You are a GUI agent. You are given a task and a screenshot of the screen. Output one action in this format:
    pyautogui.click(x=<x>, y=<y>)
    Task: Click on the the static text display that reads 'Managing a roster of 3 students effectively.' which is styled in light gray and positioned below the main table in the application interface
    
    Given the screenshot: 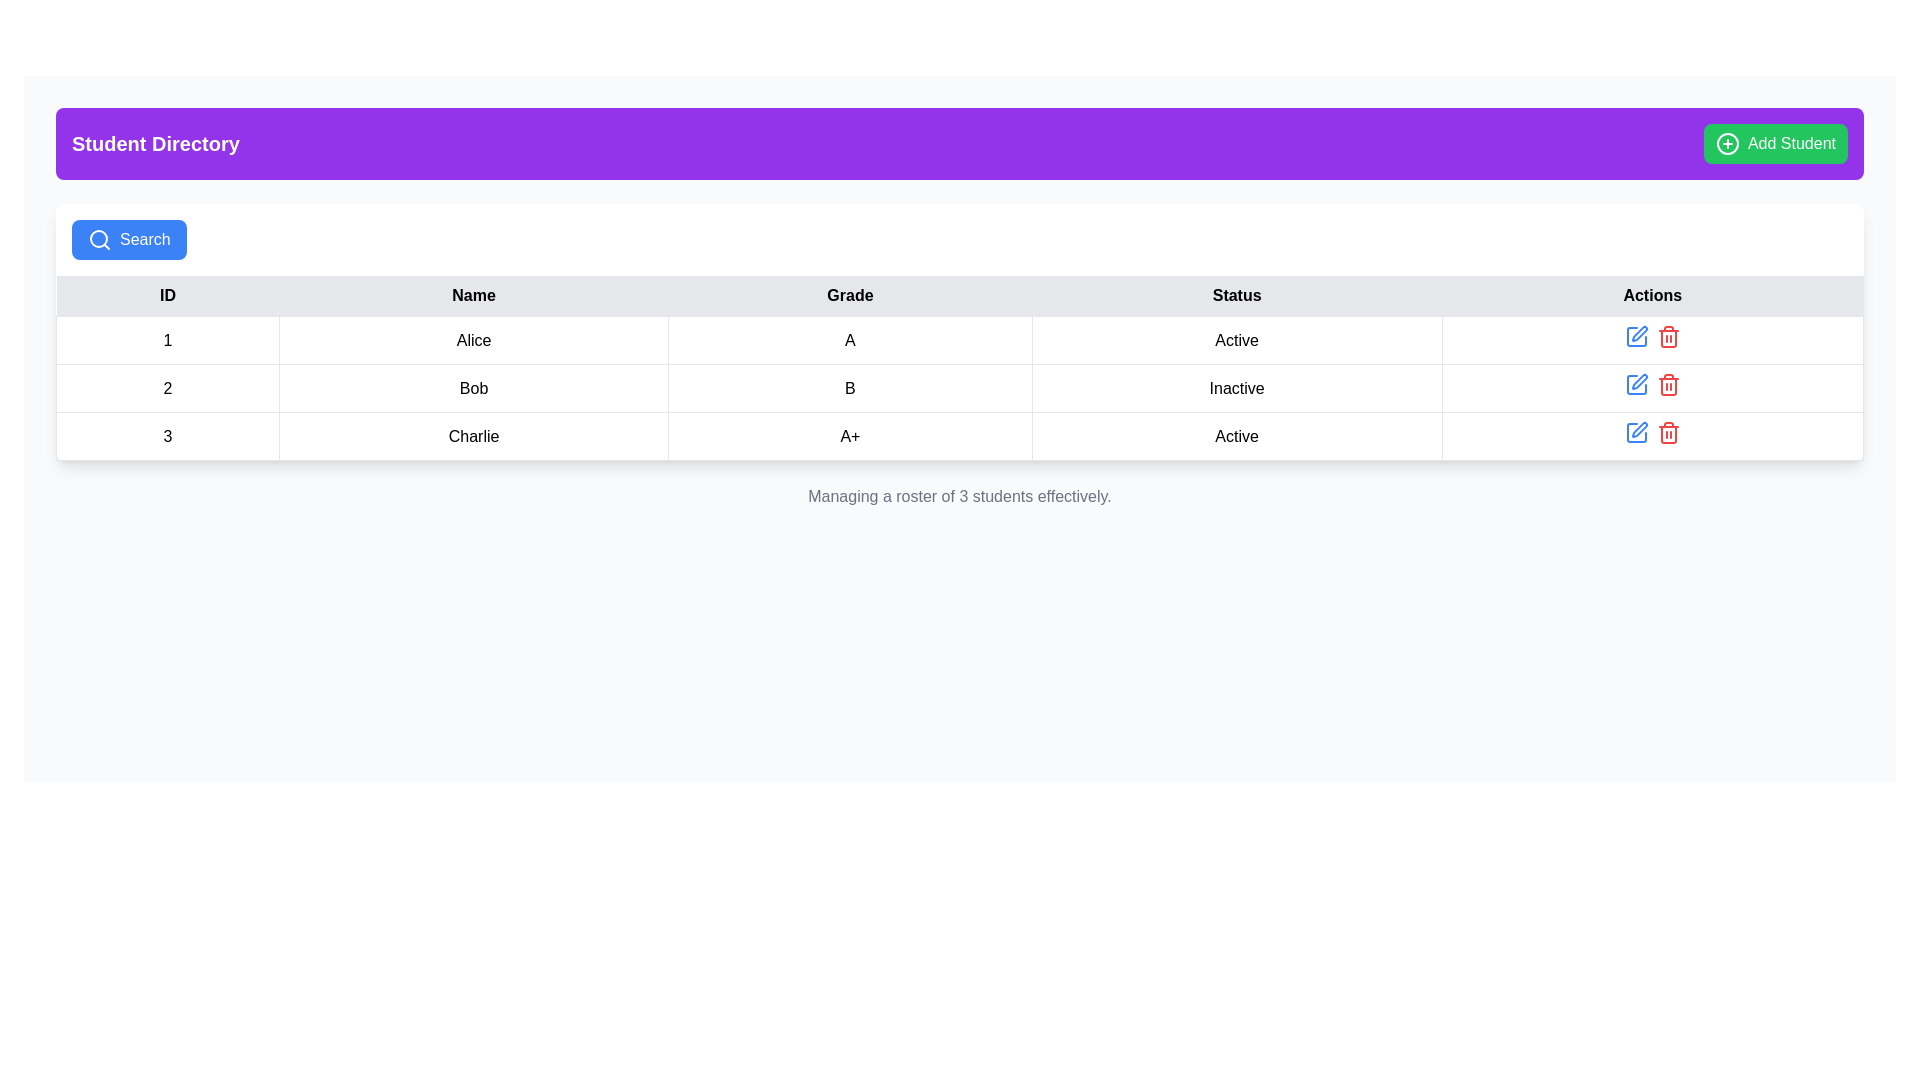 What is the action you would take?
    pyautogui.click(x=960, y=496)
    